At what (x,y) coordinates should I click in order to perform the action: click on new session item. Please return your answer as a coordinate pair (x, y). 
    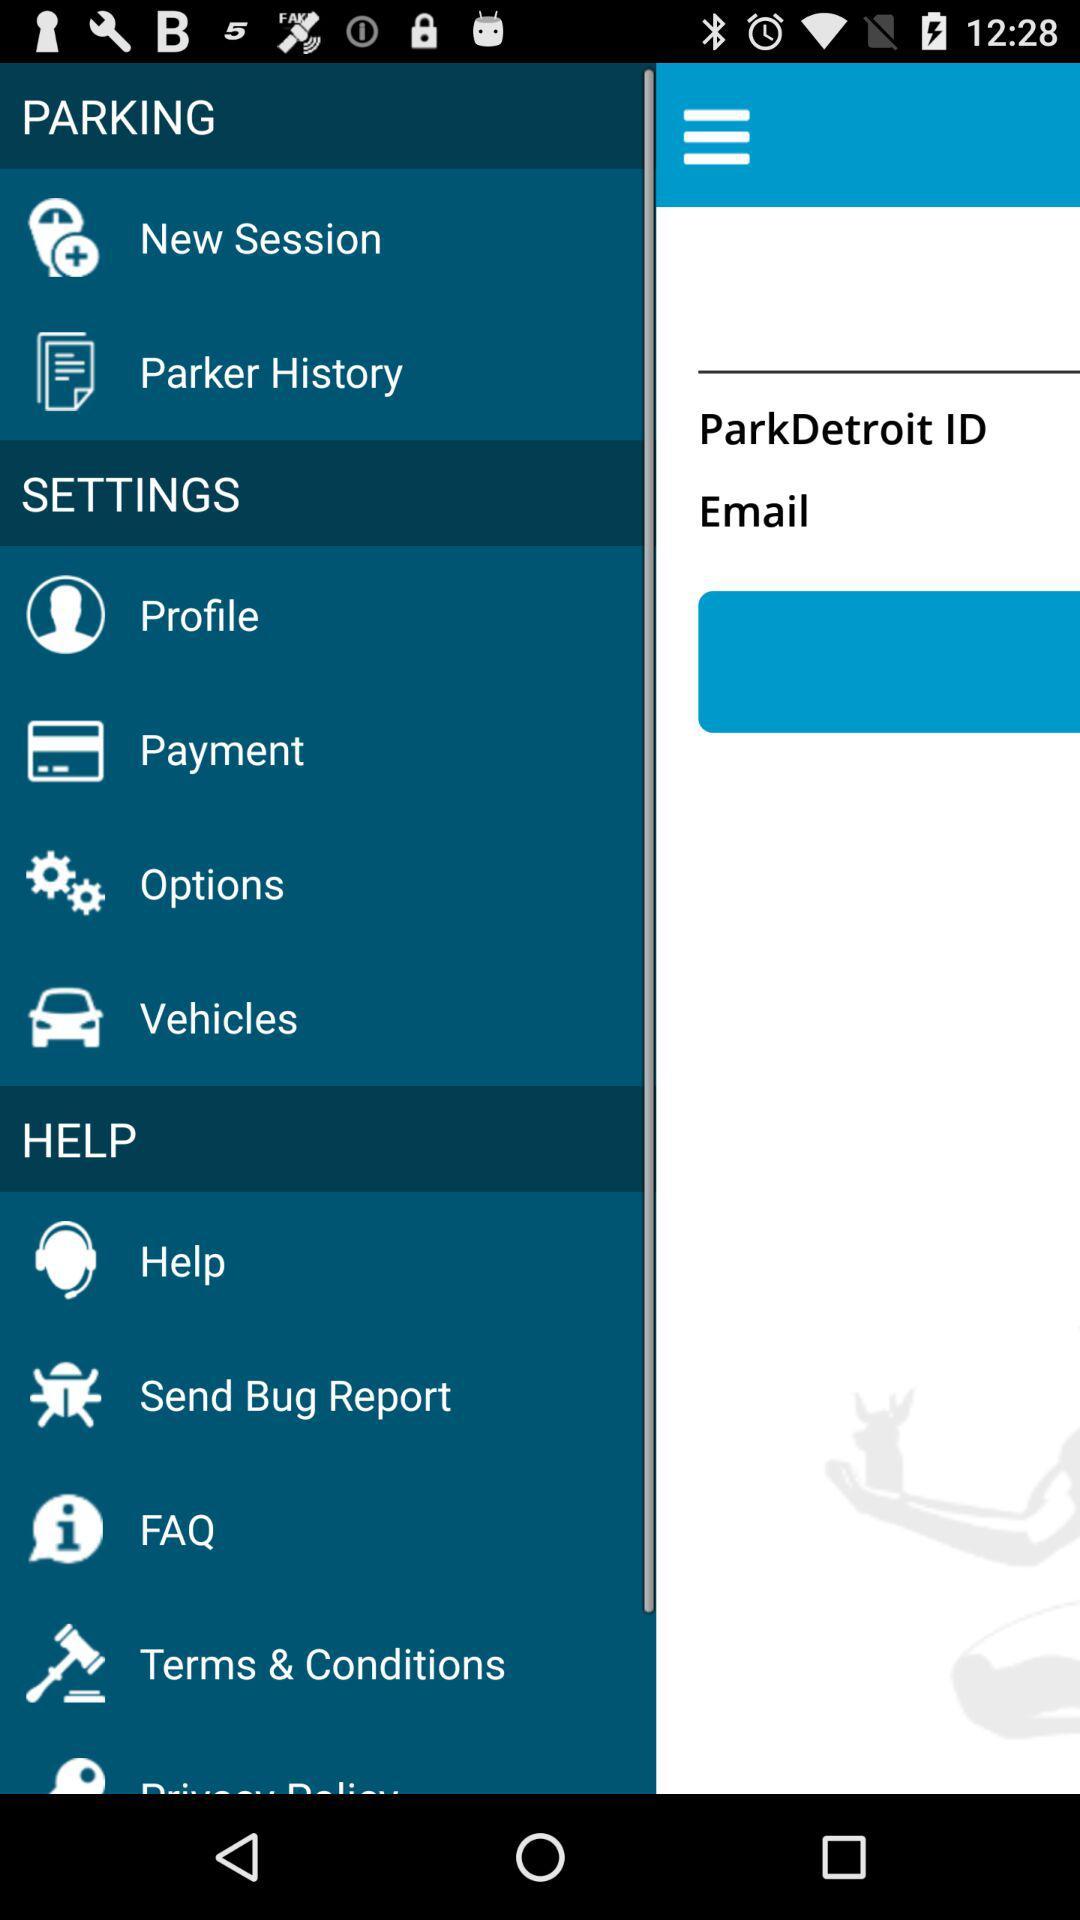
    Looking at the image, I should click on (260, 236).